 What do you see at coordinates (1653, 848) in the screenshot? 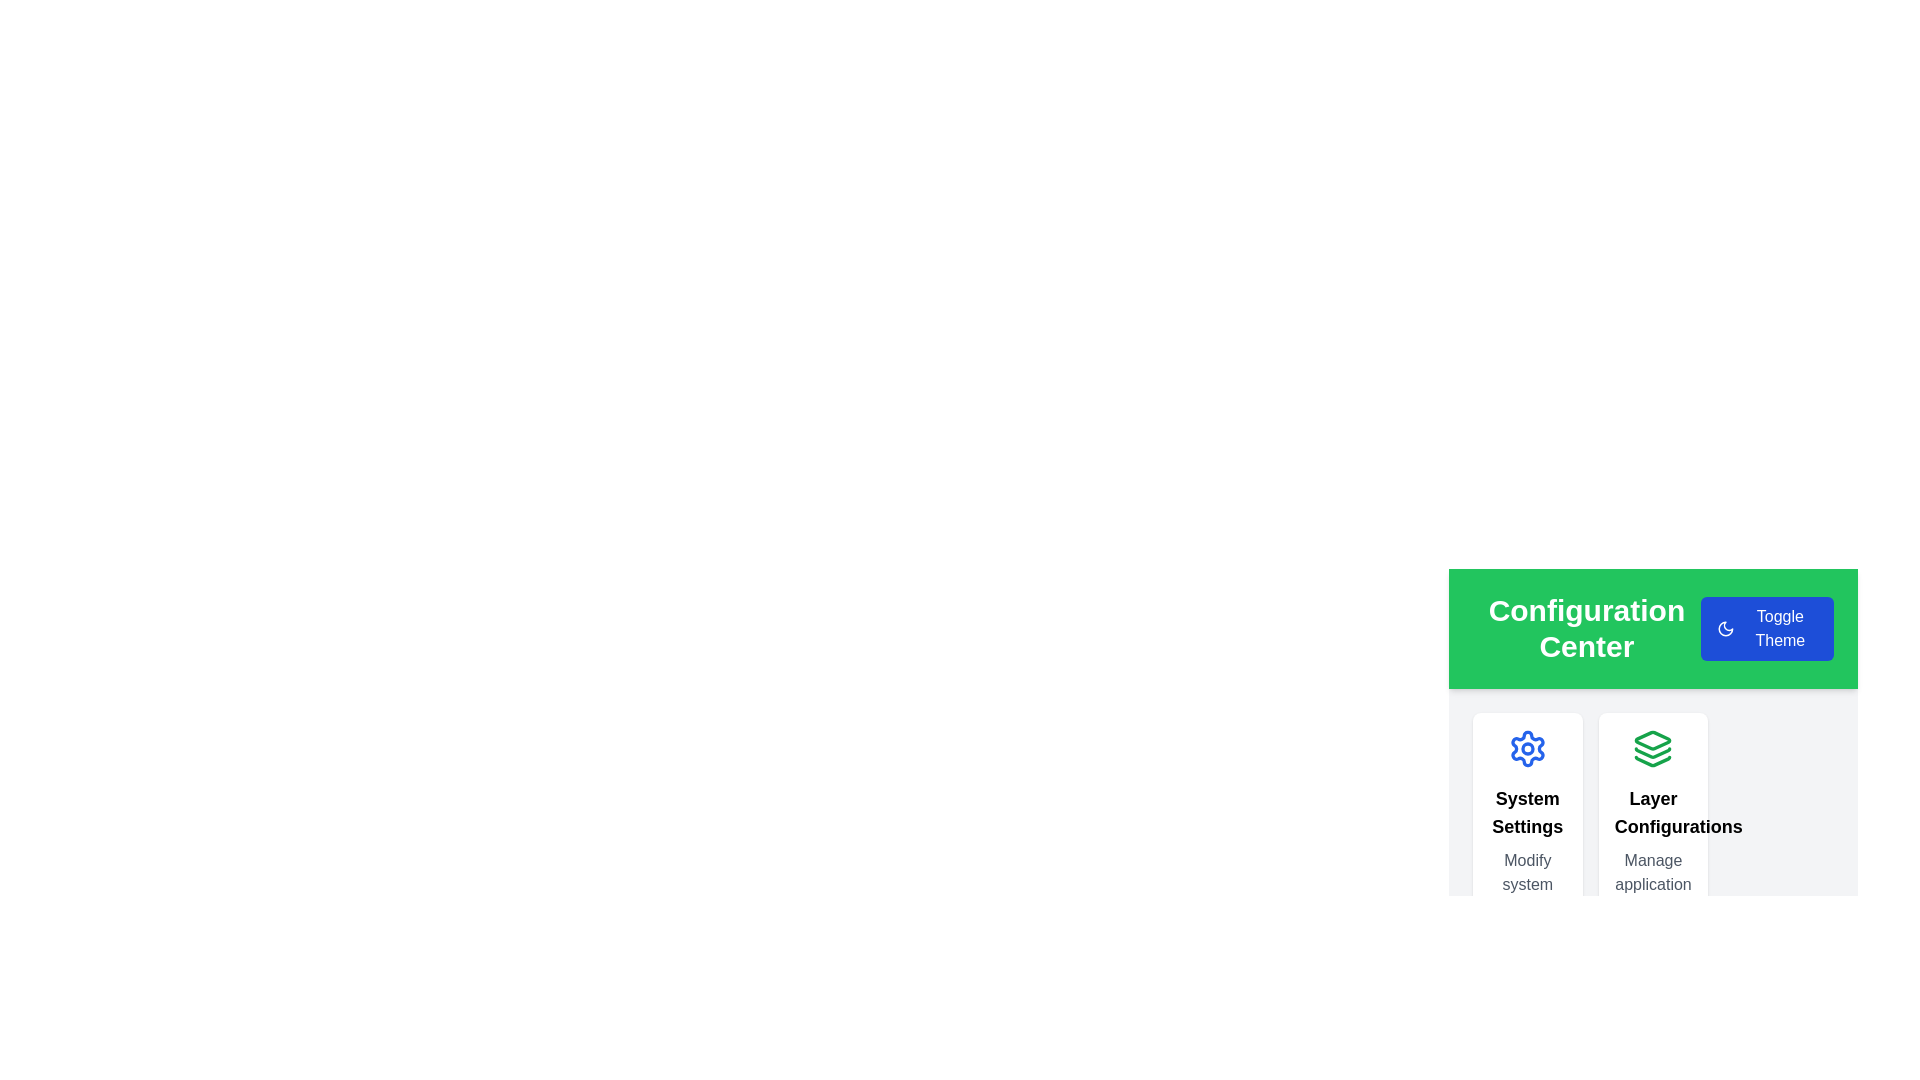
I see `the 'Layer Configurations' Information Card, which is the second card in the Configuration Center layout, featuring a green stack icon and bold text` at bounding box center [1653, 848].